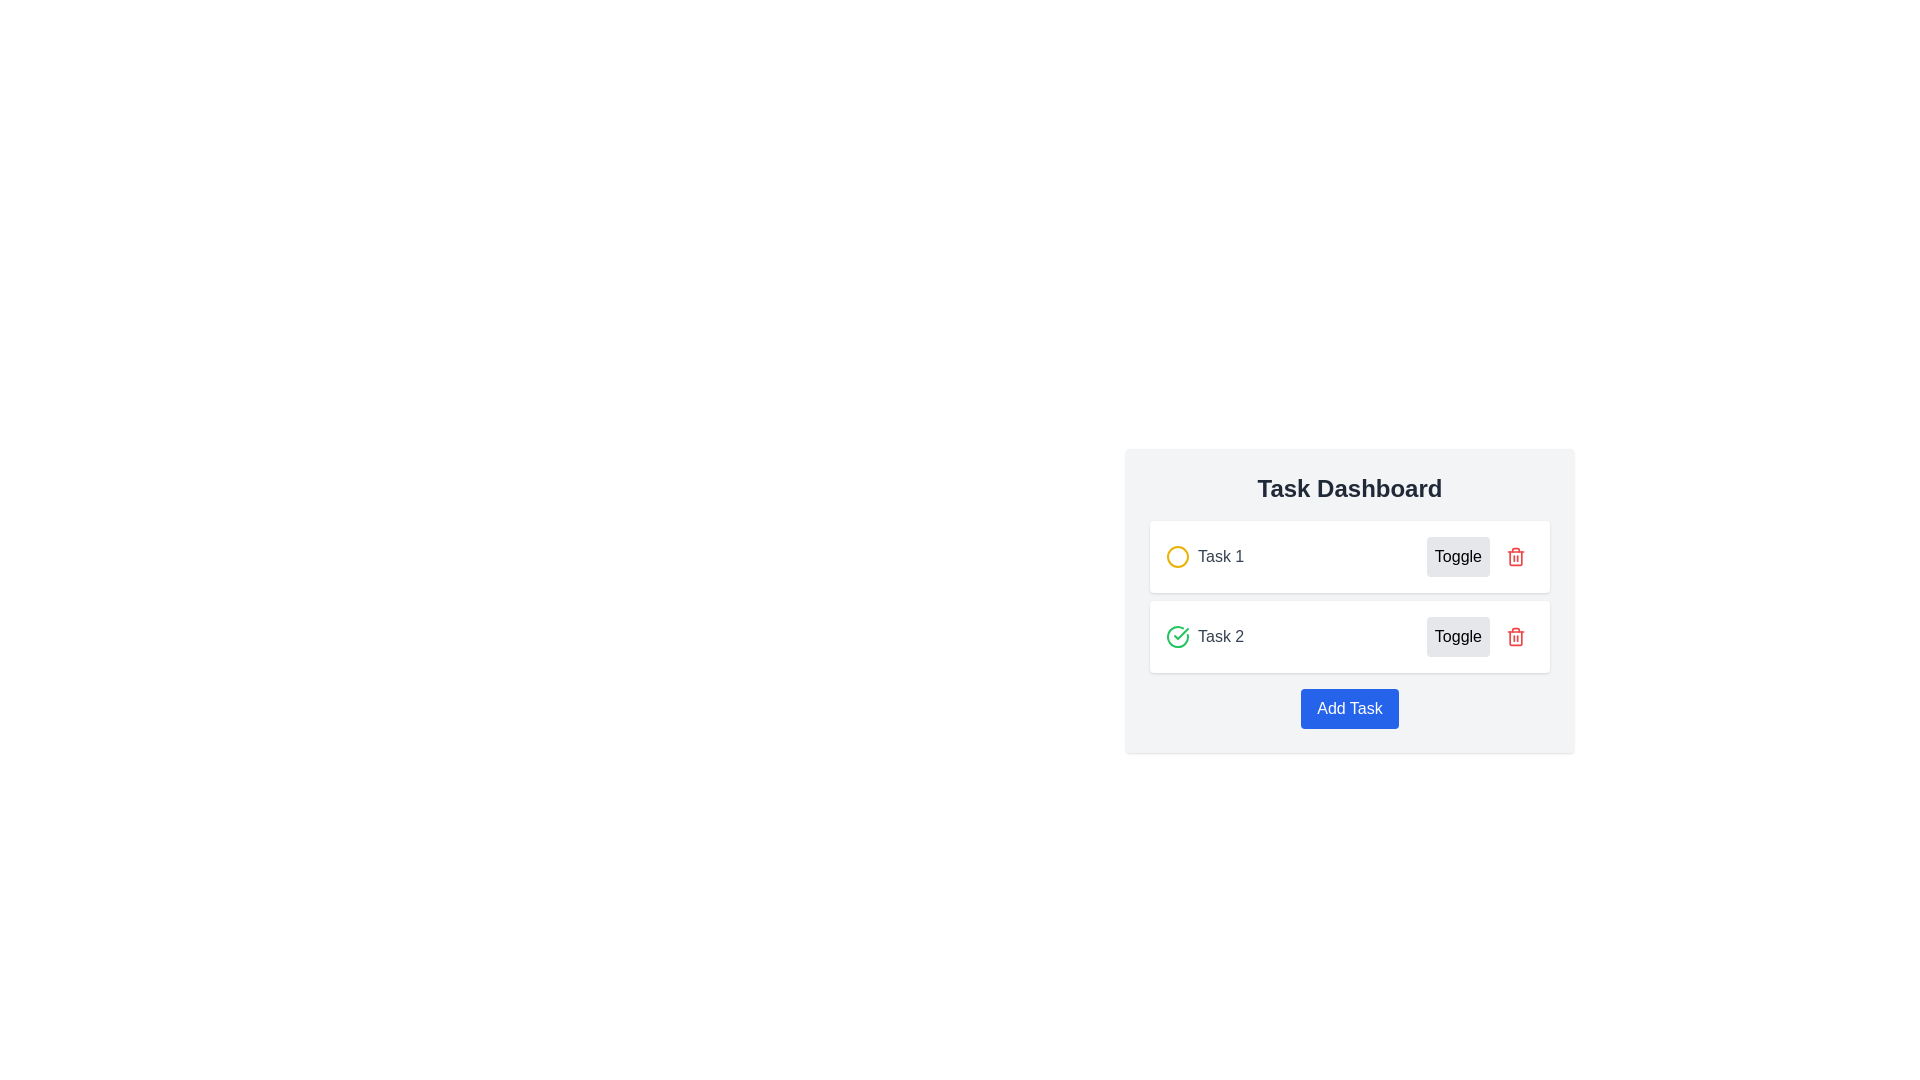  I want to click on the toggle button located, so click(1458, 556).